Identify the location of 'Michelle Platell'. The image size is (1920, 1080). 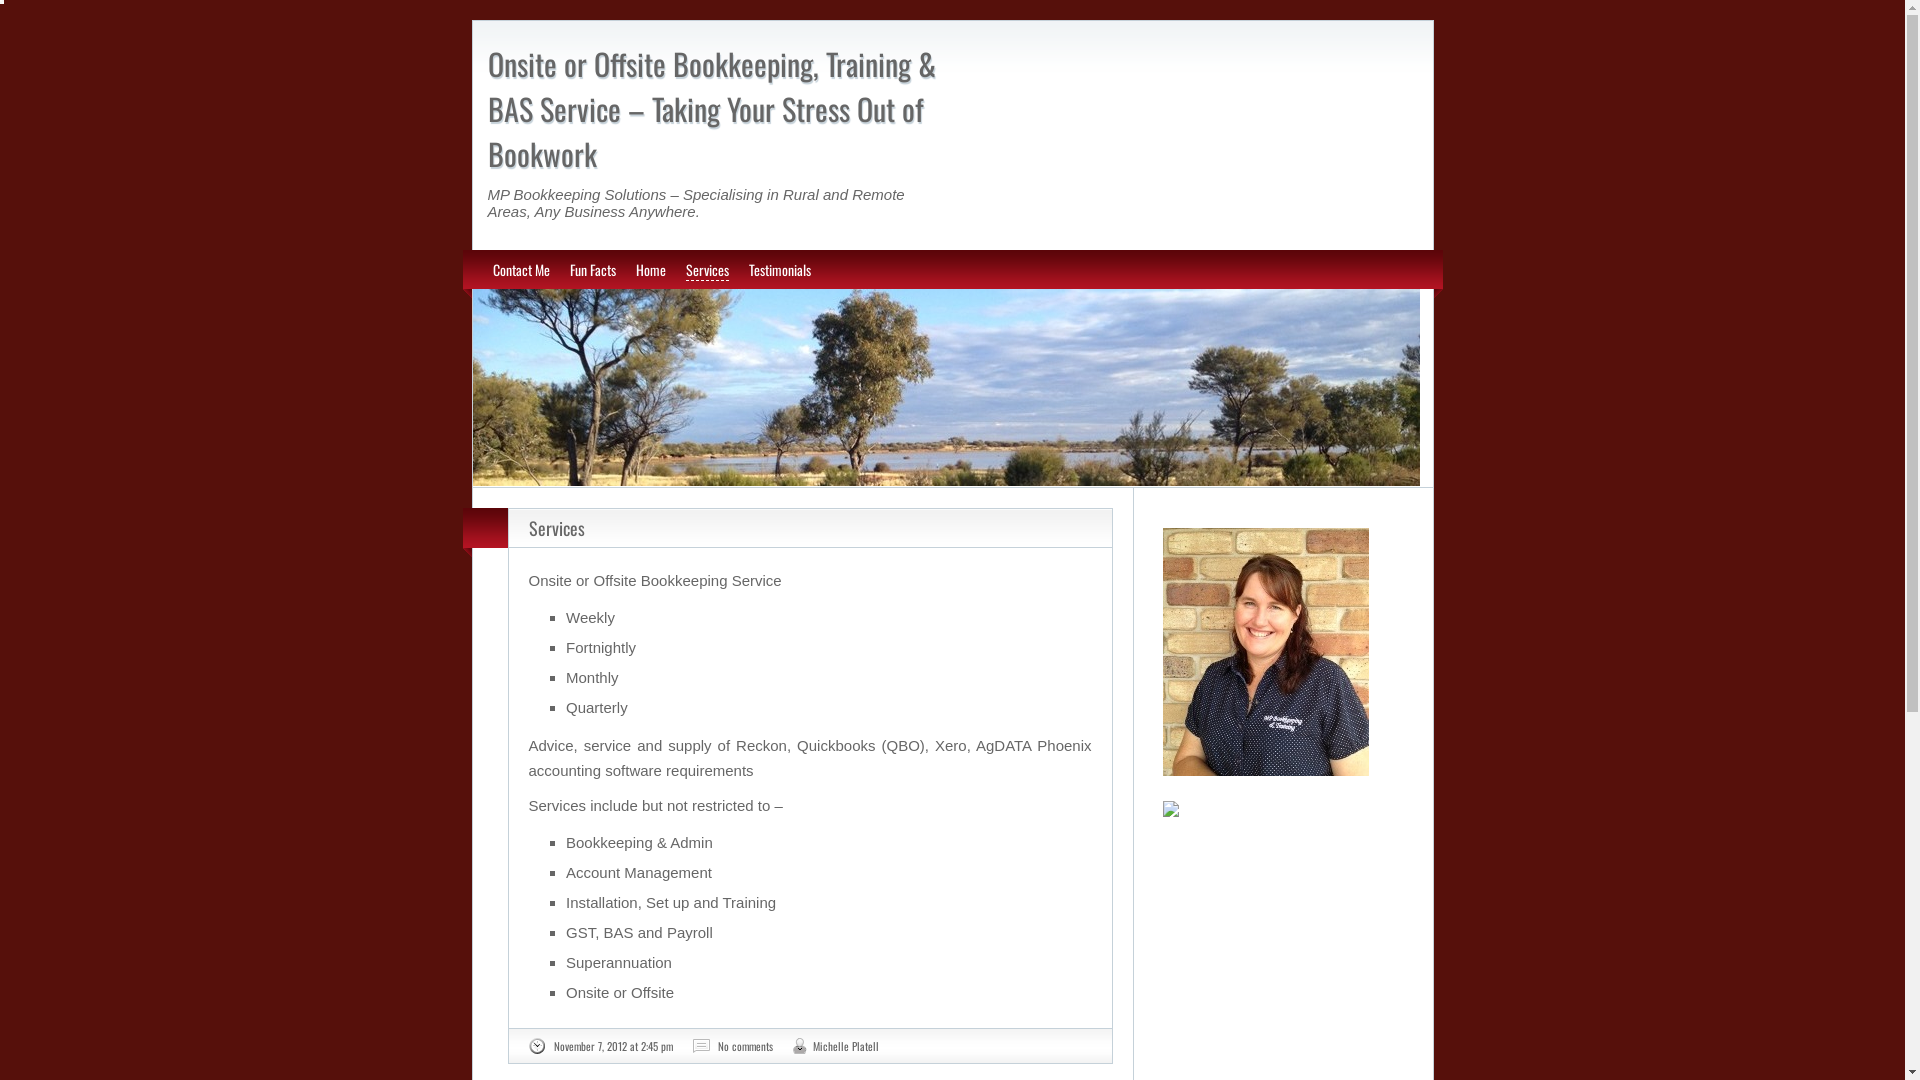
(811, 1044).